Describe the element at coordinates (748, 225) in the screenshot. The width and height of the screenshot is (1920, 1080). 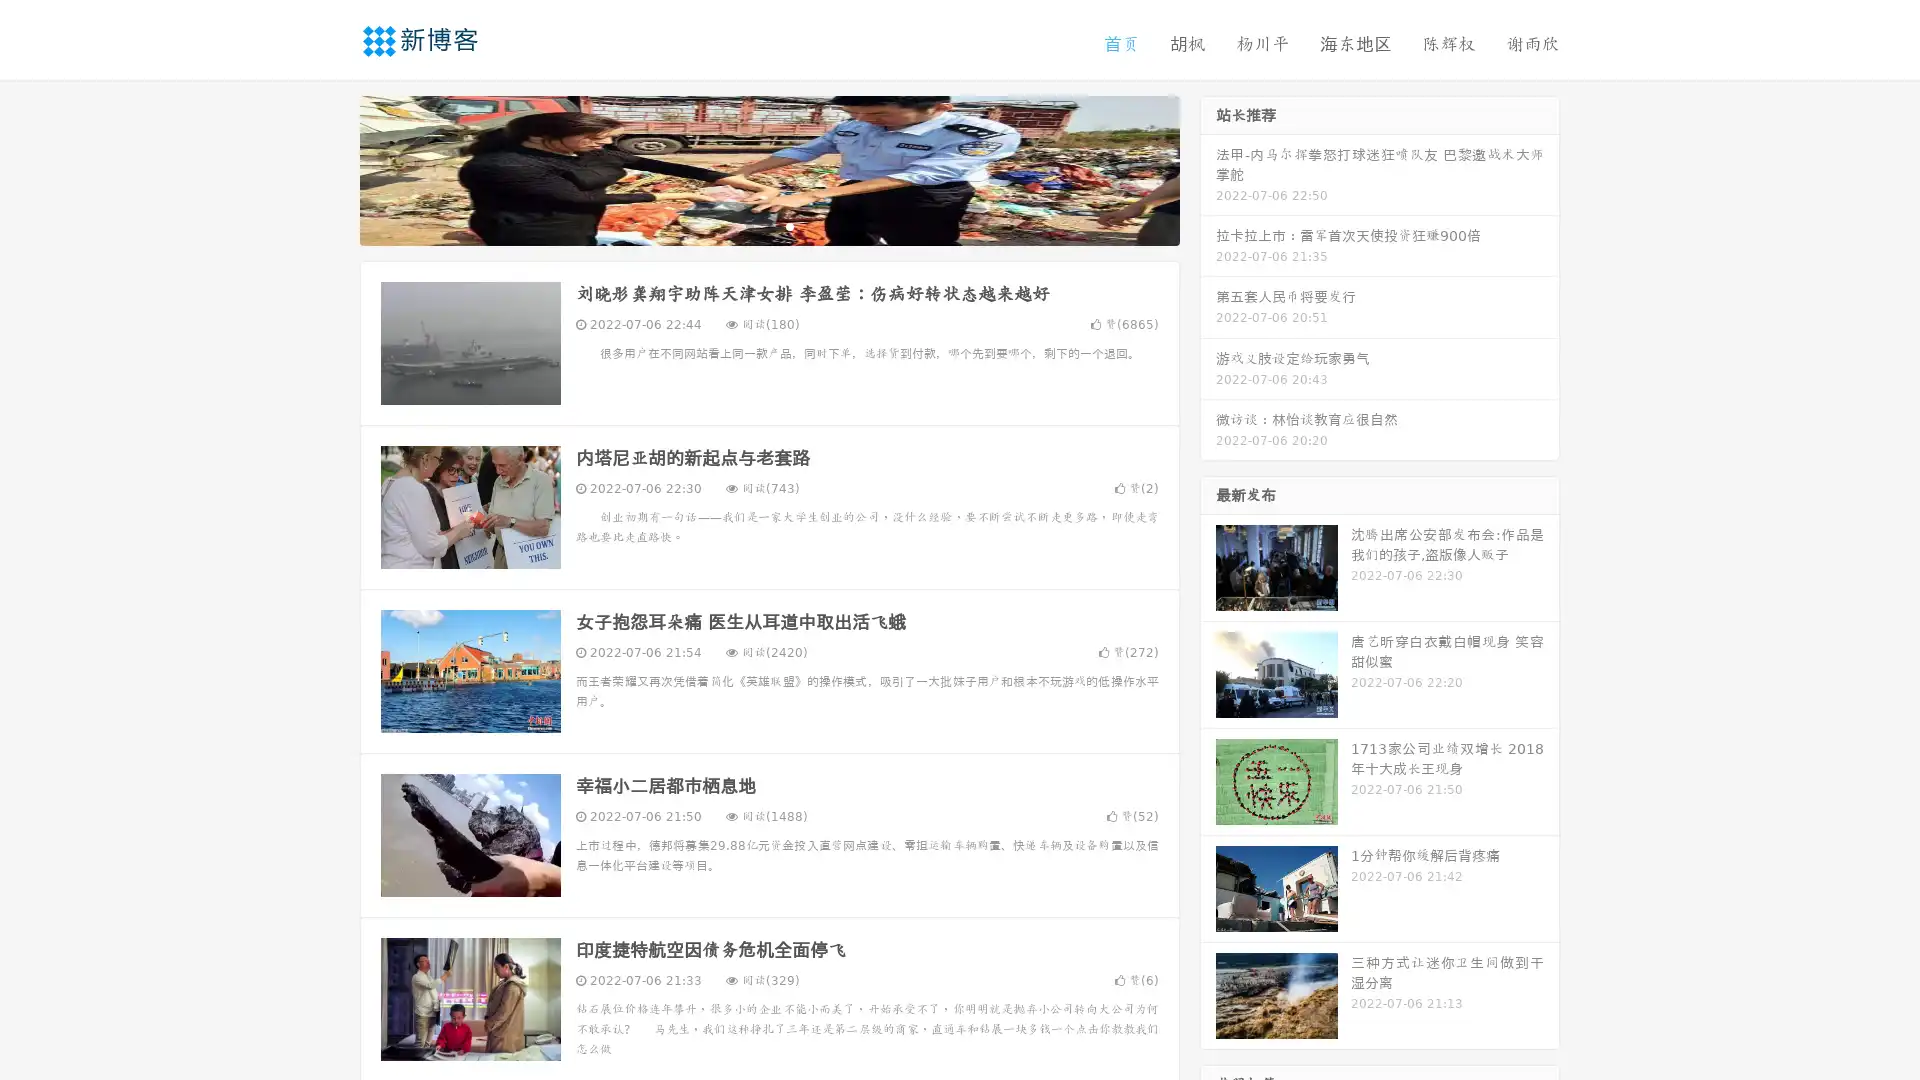
I see `Go to slide 1` at that location.